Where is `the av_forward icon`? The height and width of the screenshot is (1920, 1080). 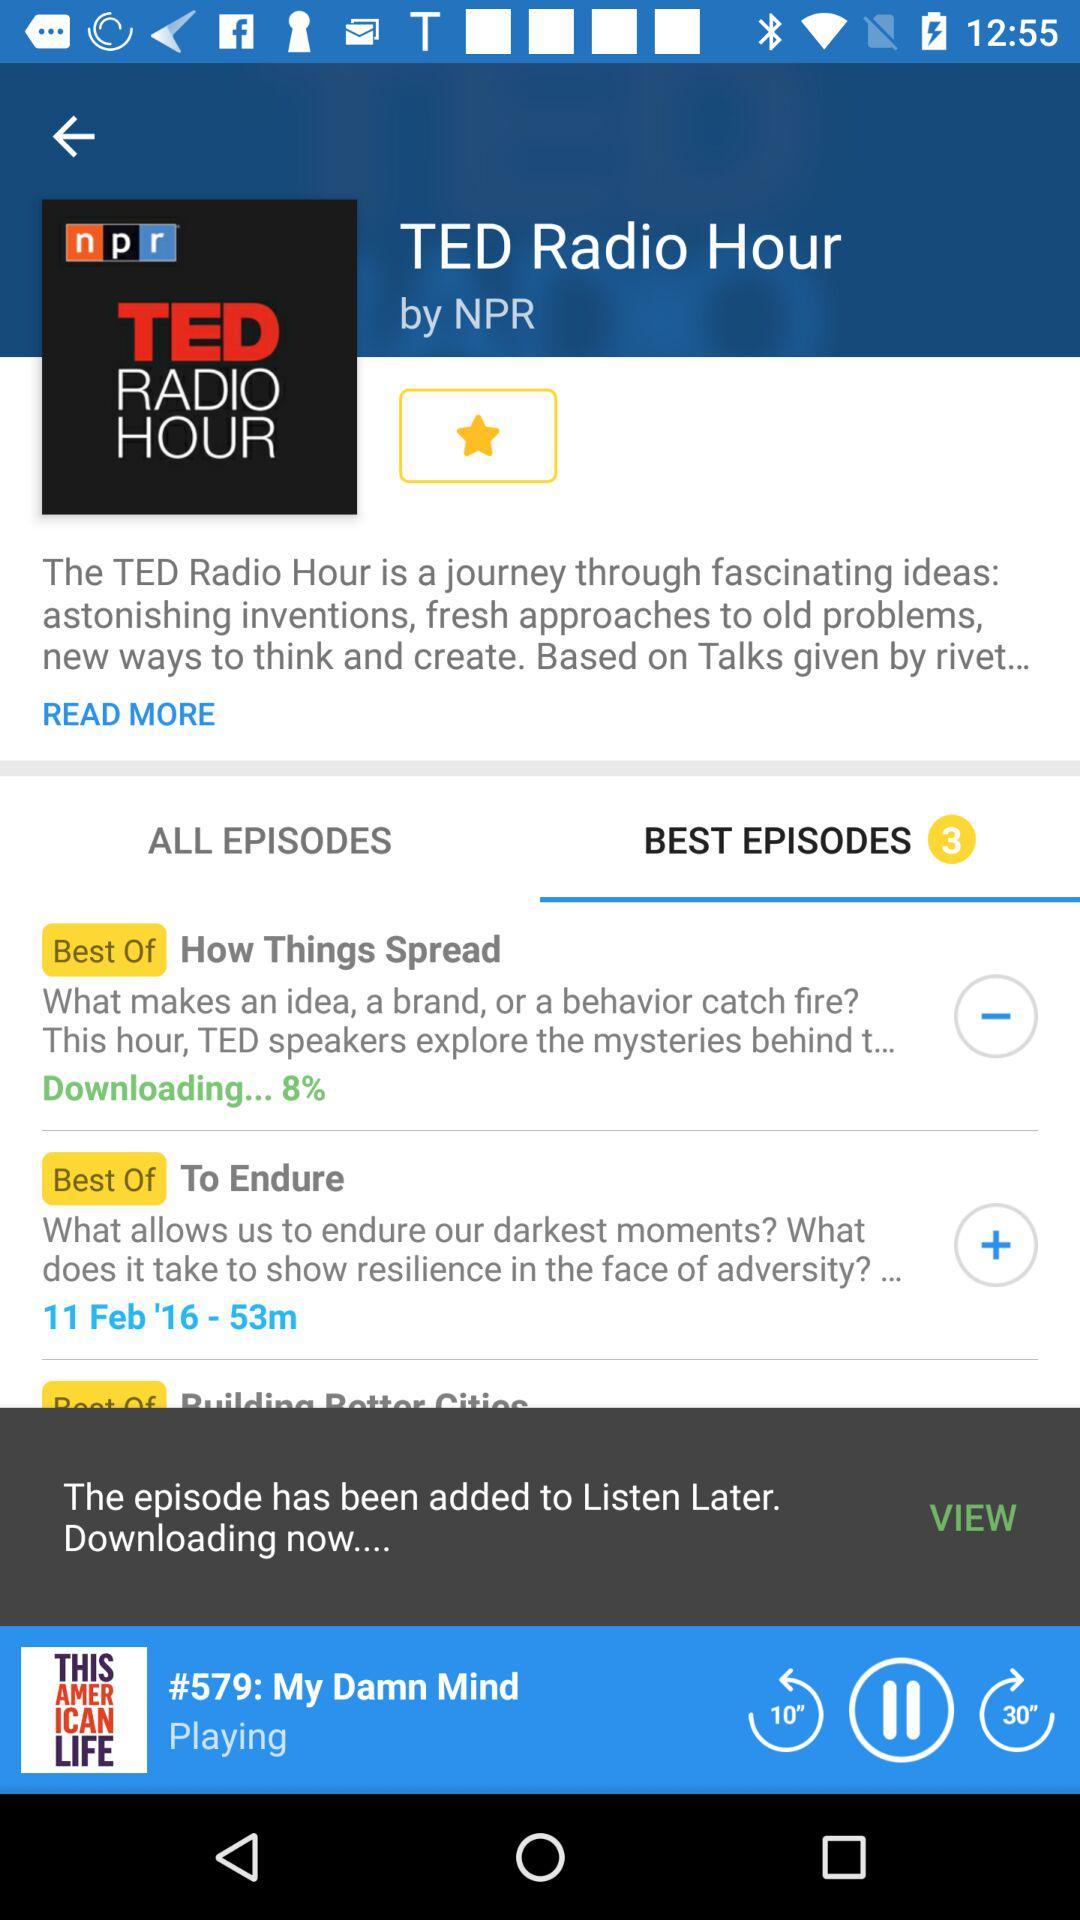 the av_forward icon is located at coordinates (1017, 1708).